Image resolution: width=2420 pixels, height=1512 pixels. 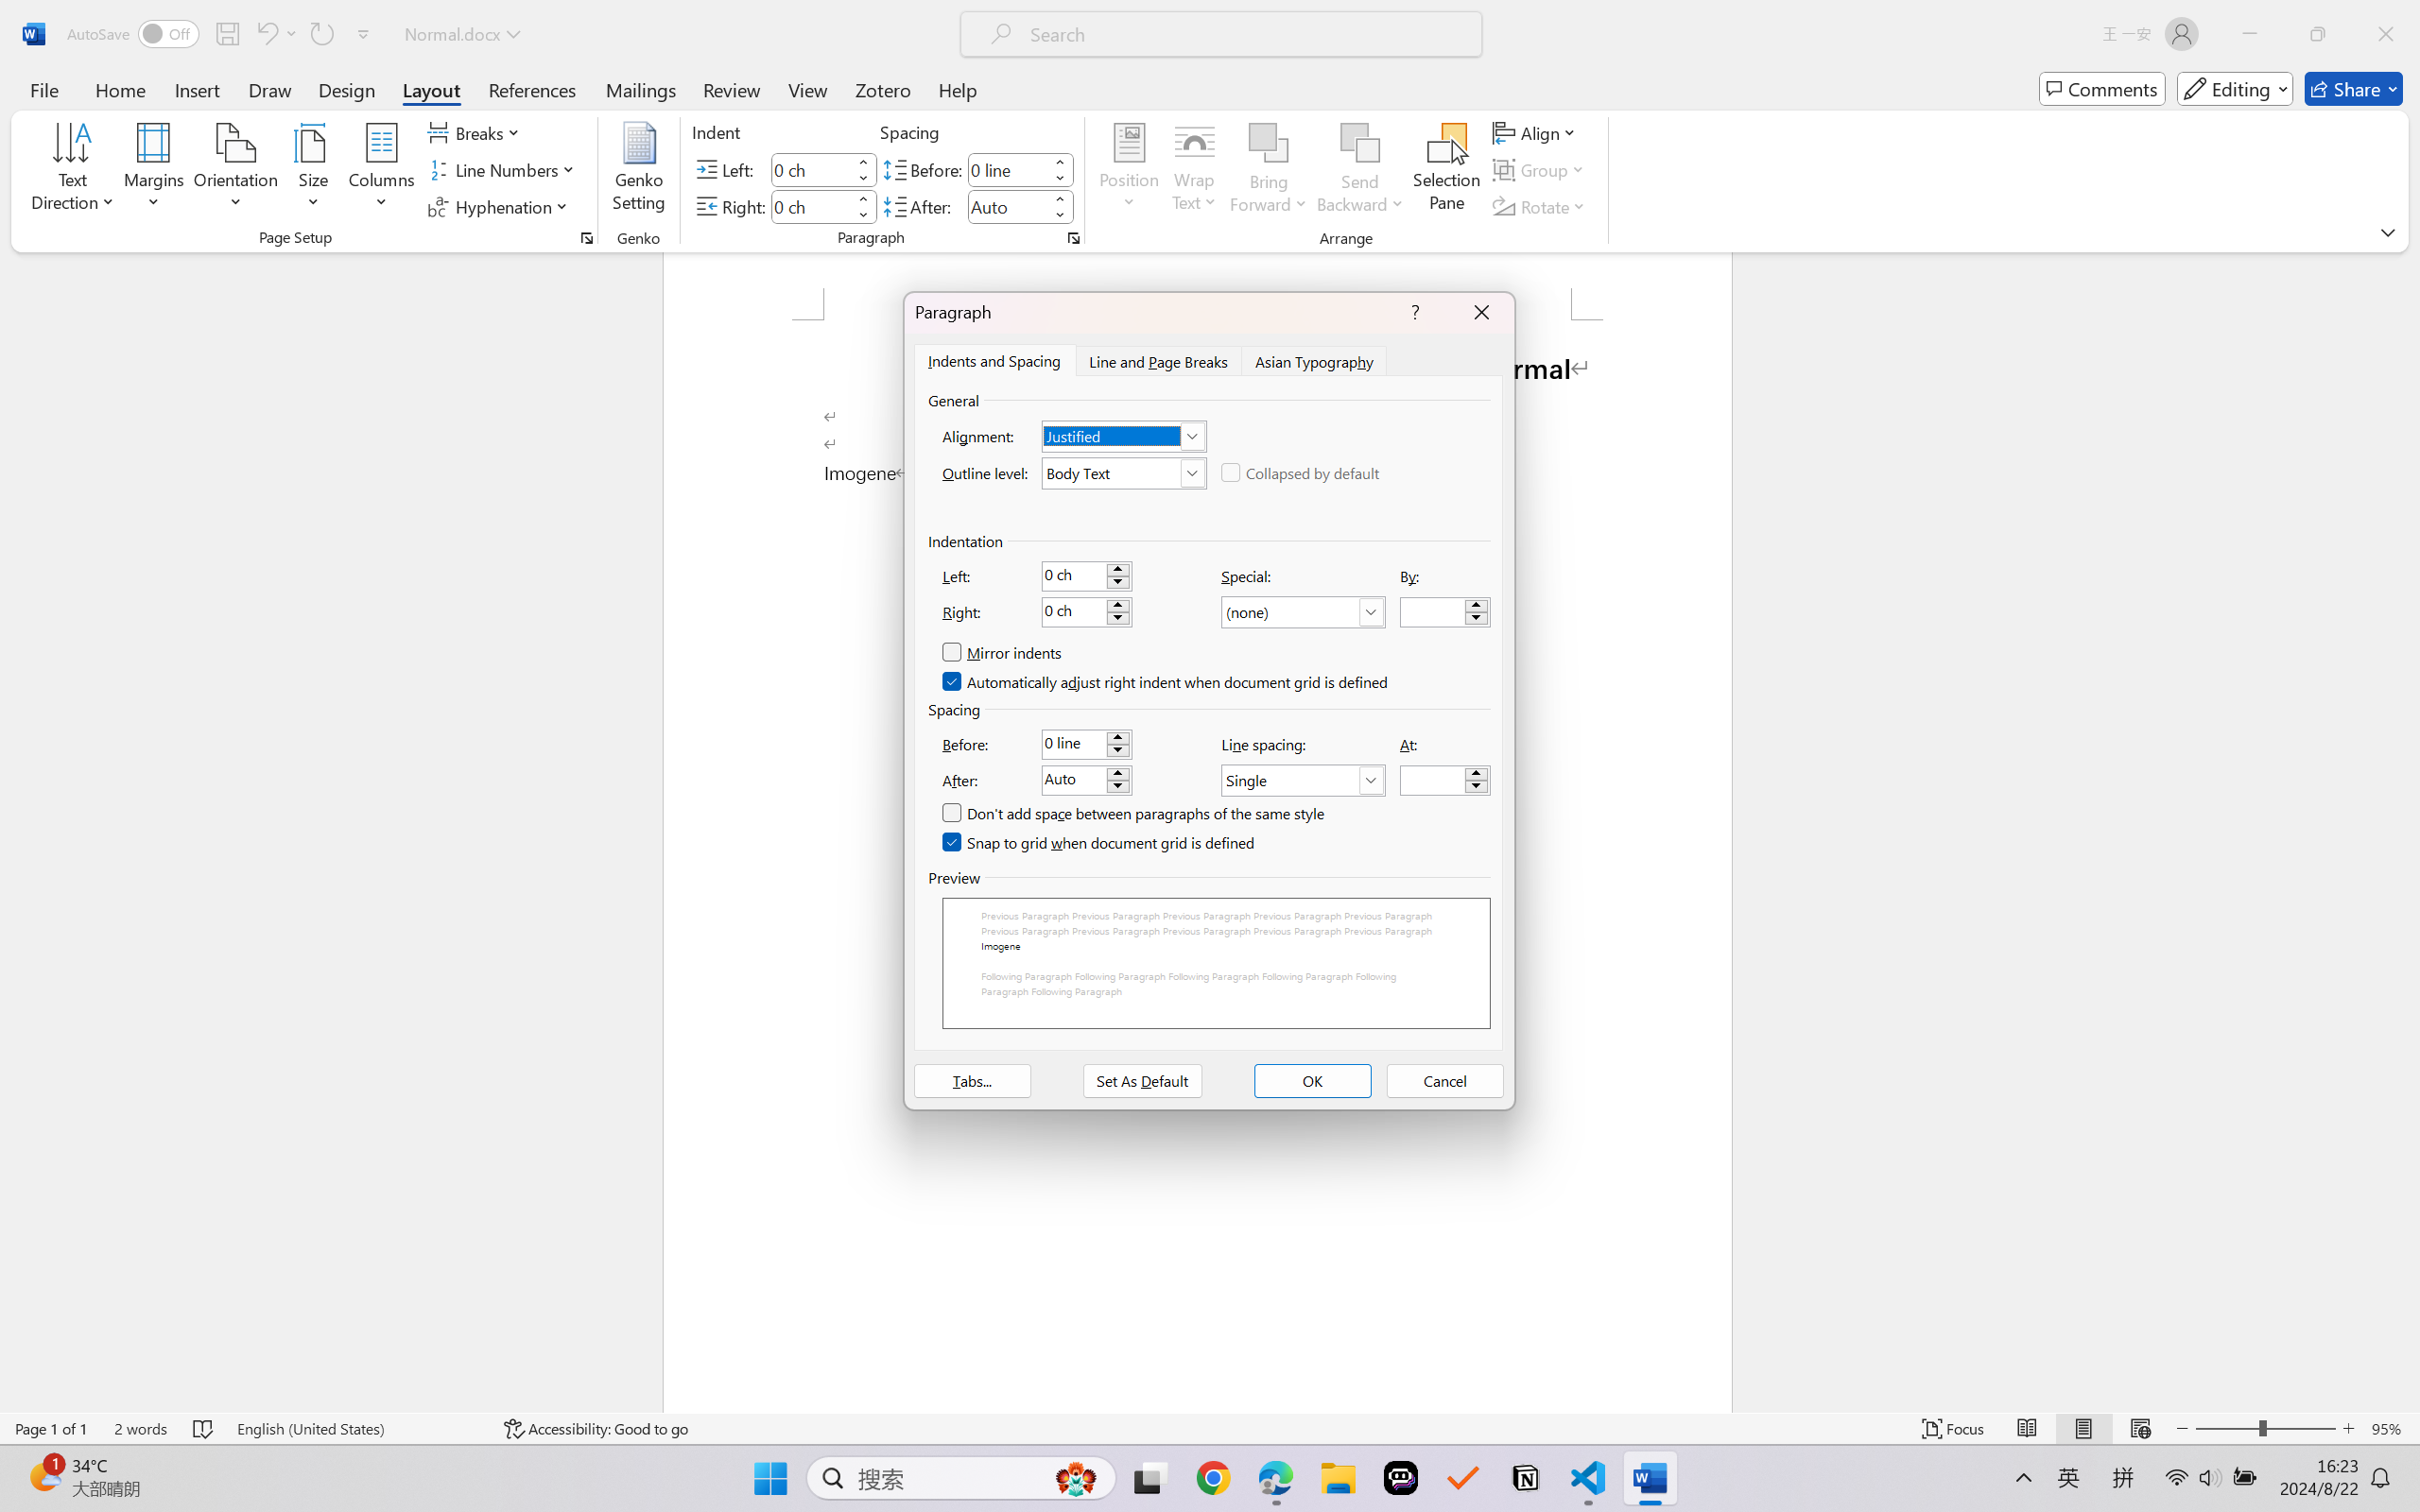 I want to click on 'Group', so click(x=1540, y=170).